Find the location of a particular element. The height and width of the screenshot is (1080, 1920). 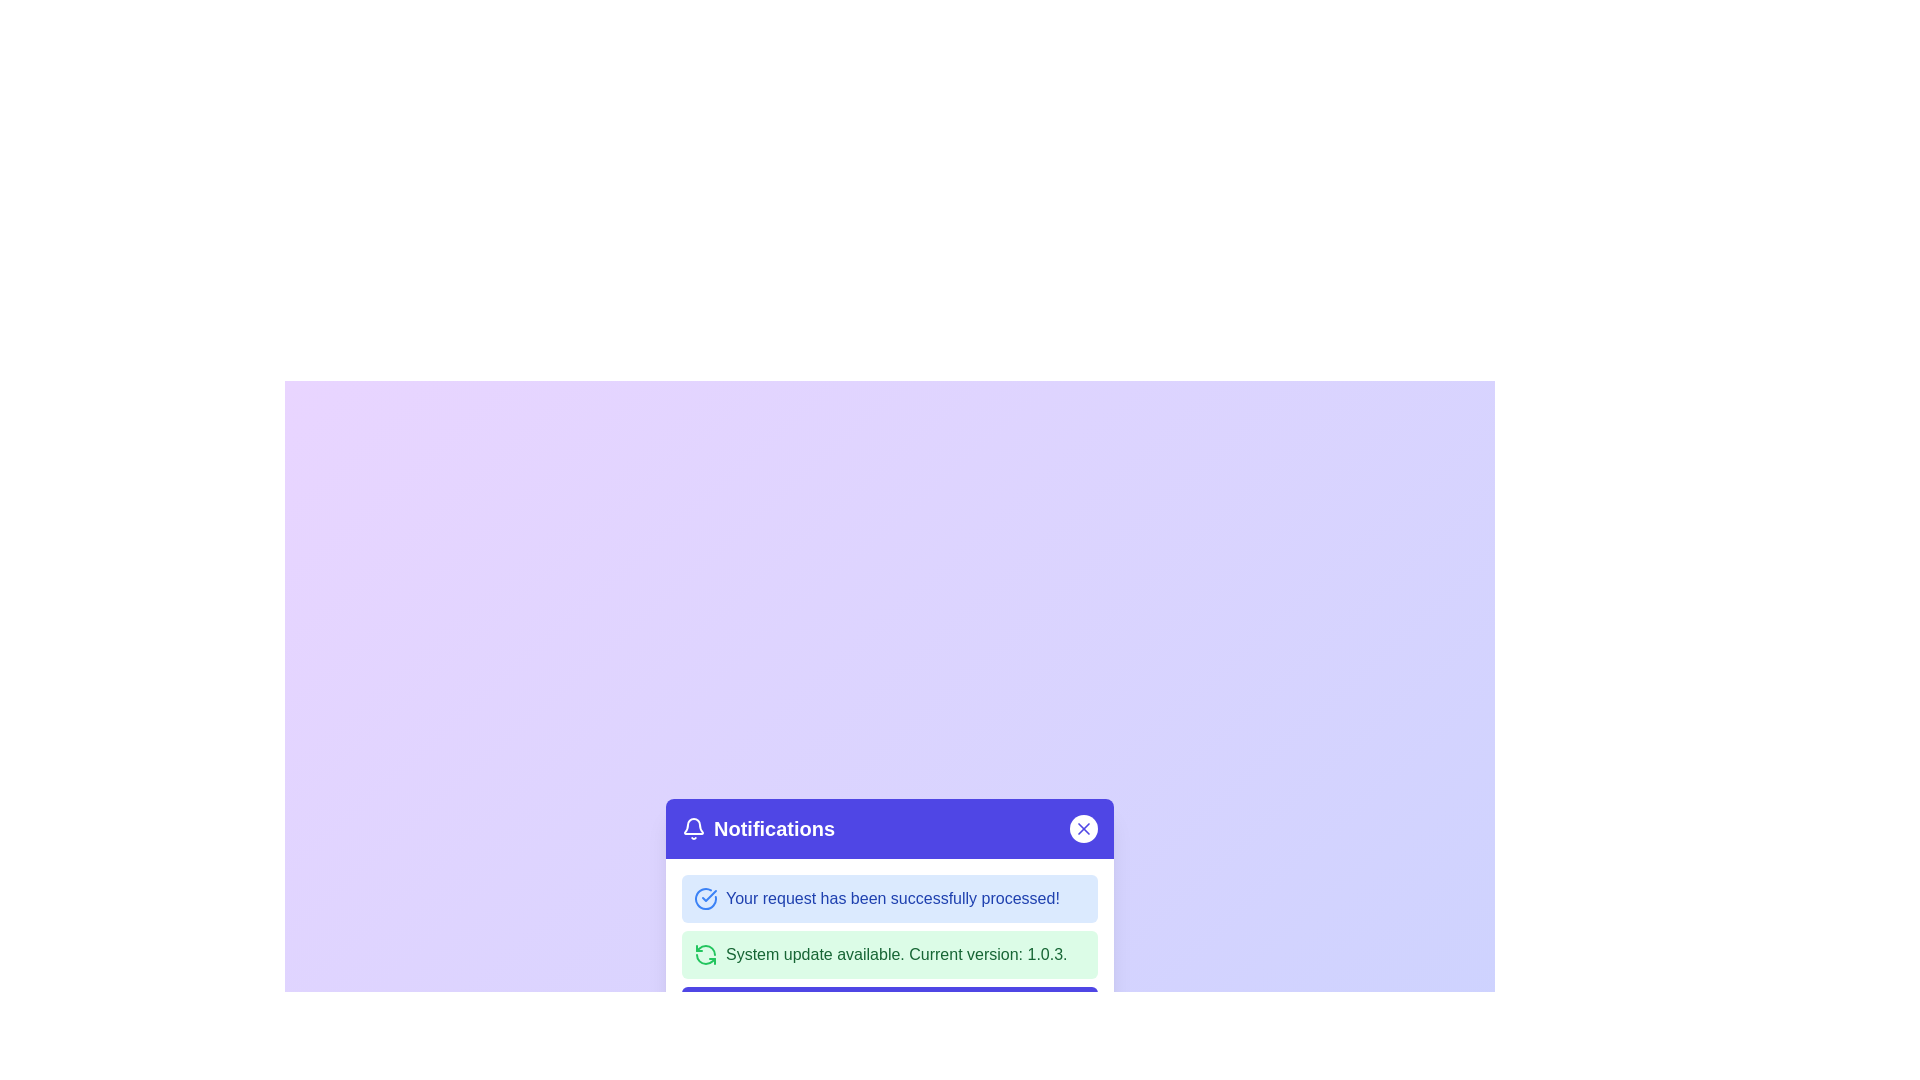

the second notification in the list under the 'Notifications' header, which informs the user about an available system update is located at coordinates (888, 950).